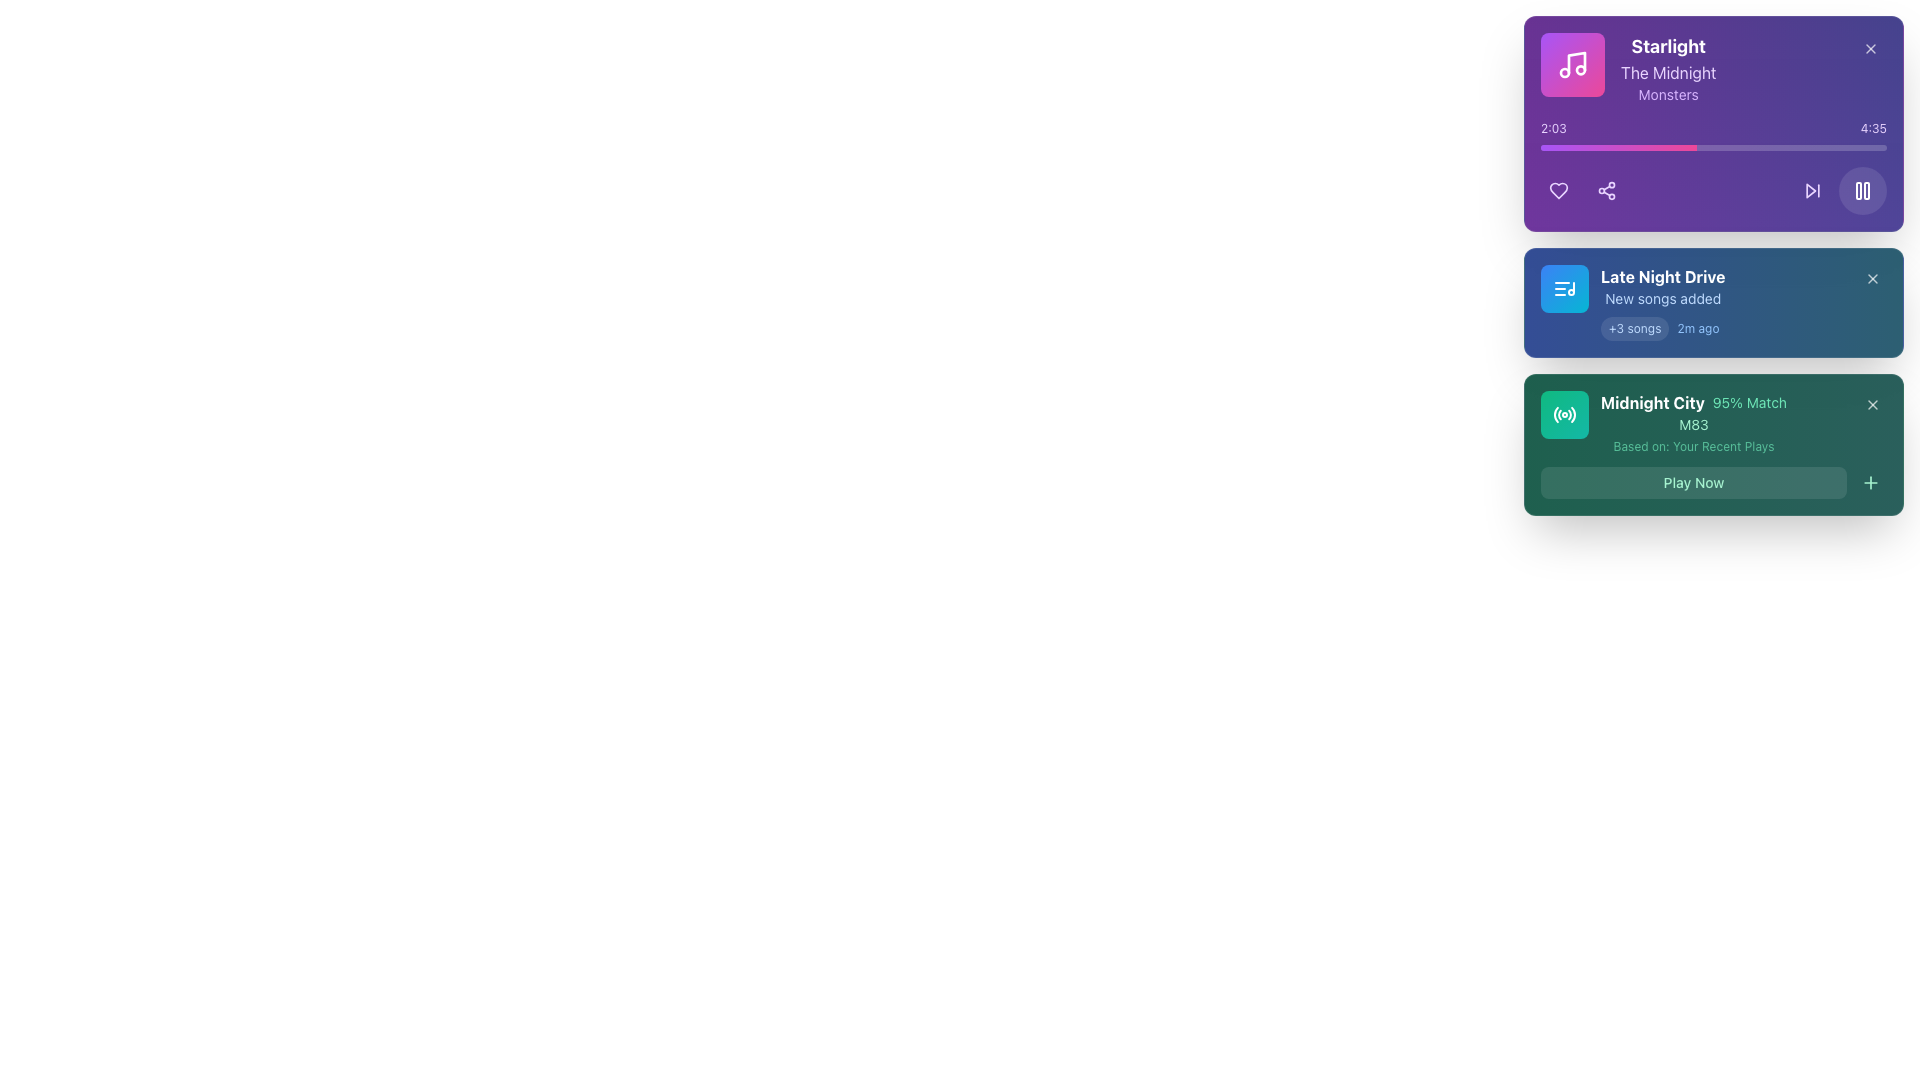 This screenshot has width=1920, height=1080. What do you see at coordinates (1563, 414) in the screenshot?
I see `the circular radio icon with concentric circles styled in white, located on the left side of the green gradient background in the 'Midnight City' music card` at bounding box center [1563, 414].